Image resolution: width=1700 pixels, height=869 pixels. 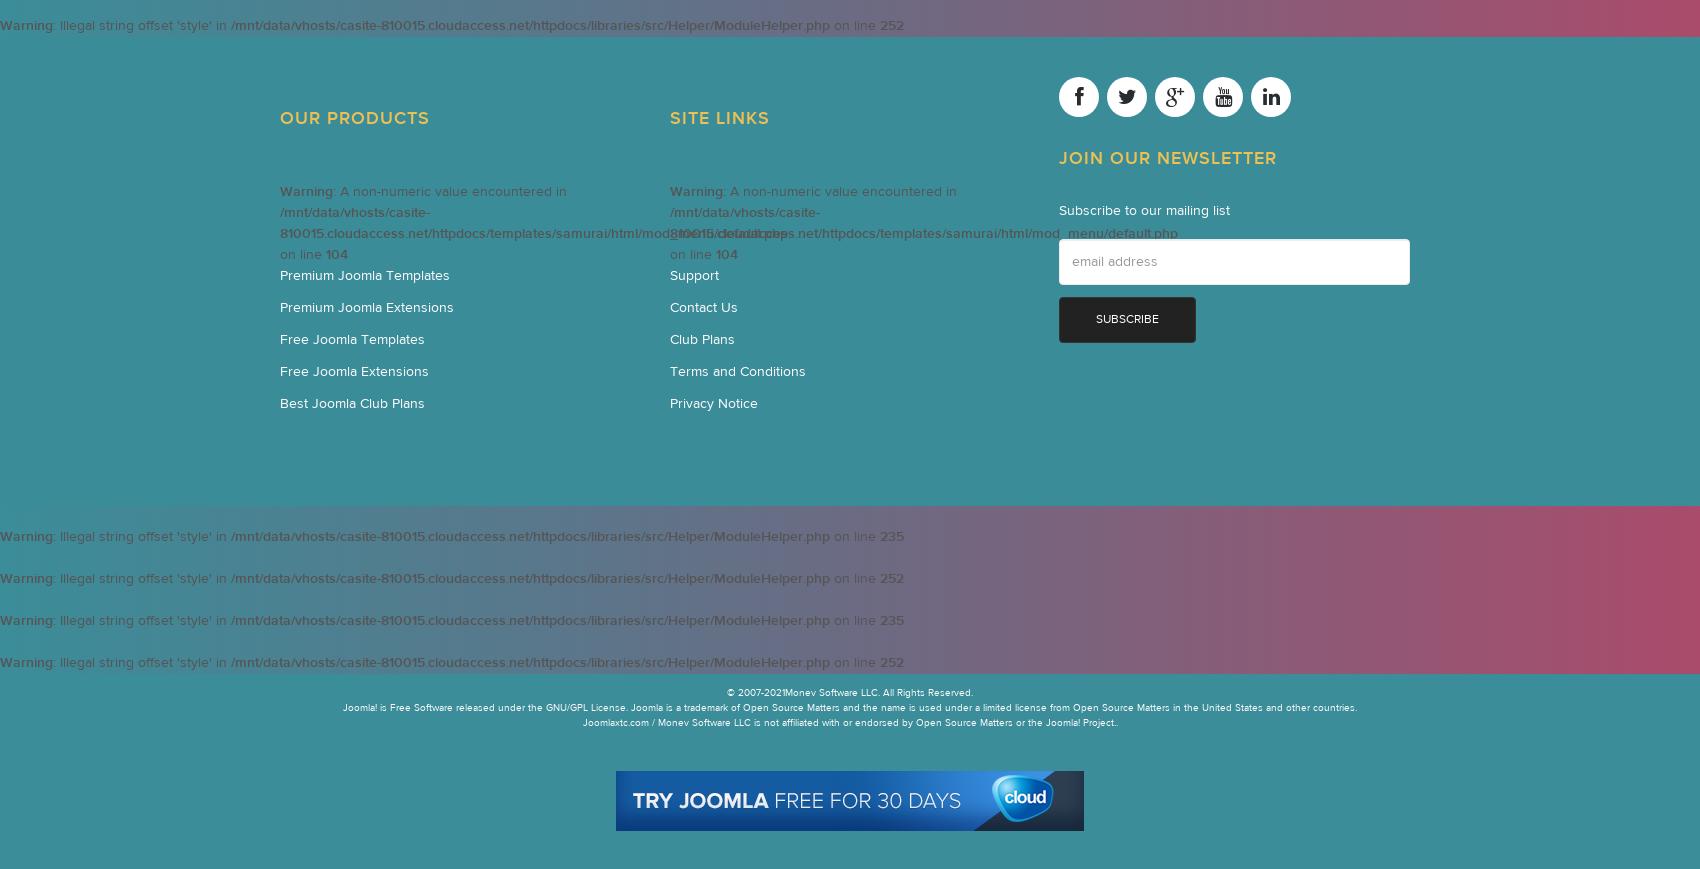 I want to click on 'Subscribe to our mailing list', so click(x=1144, y=209).